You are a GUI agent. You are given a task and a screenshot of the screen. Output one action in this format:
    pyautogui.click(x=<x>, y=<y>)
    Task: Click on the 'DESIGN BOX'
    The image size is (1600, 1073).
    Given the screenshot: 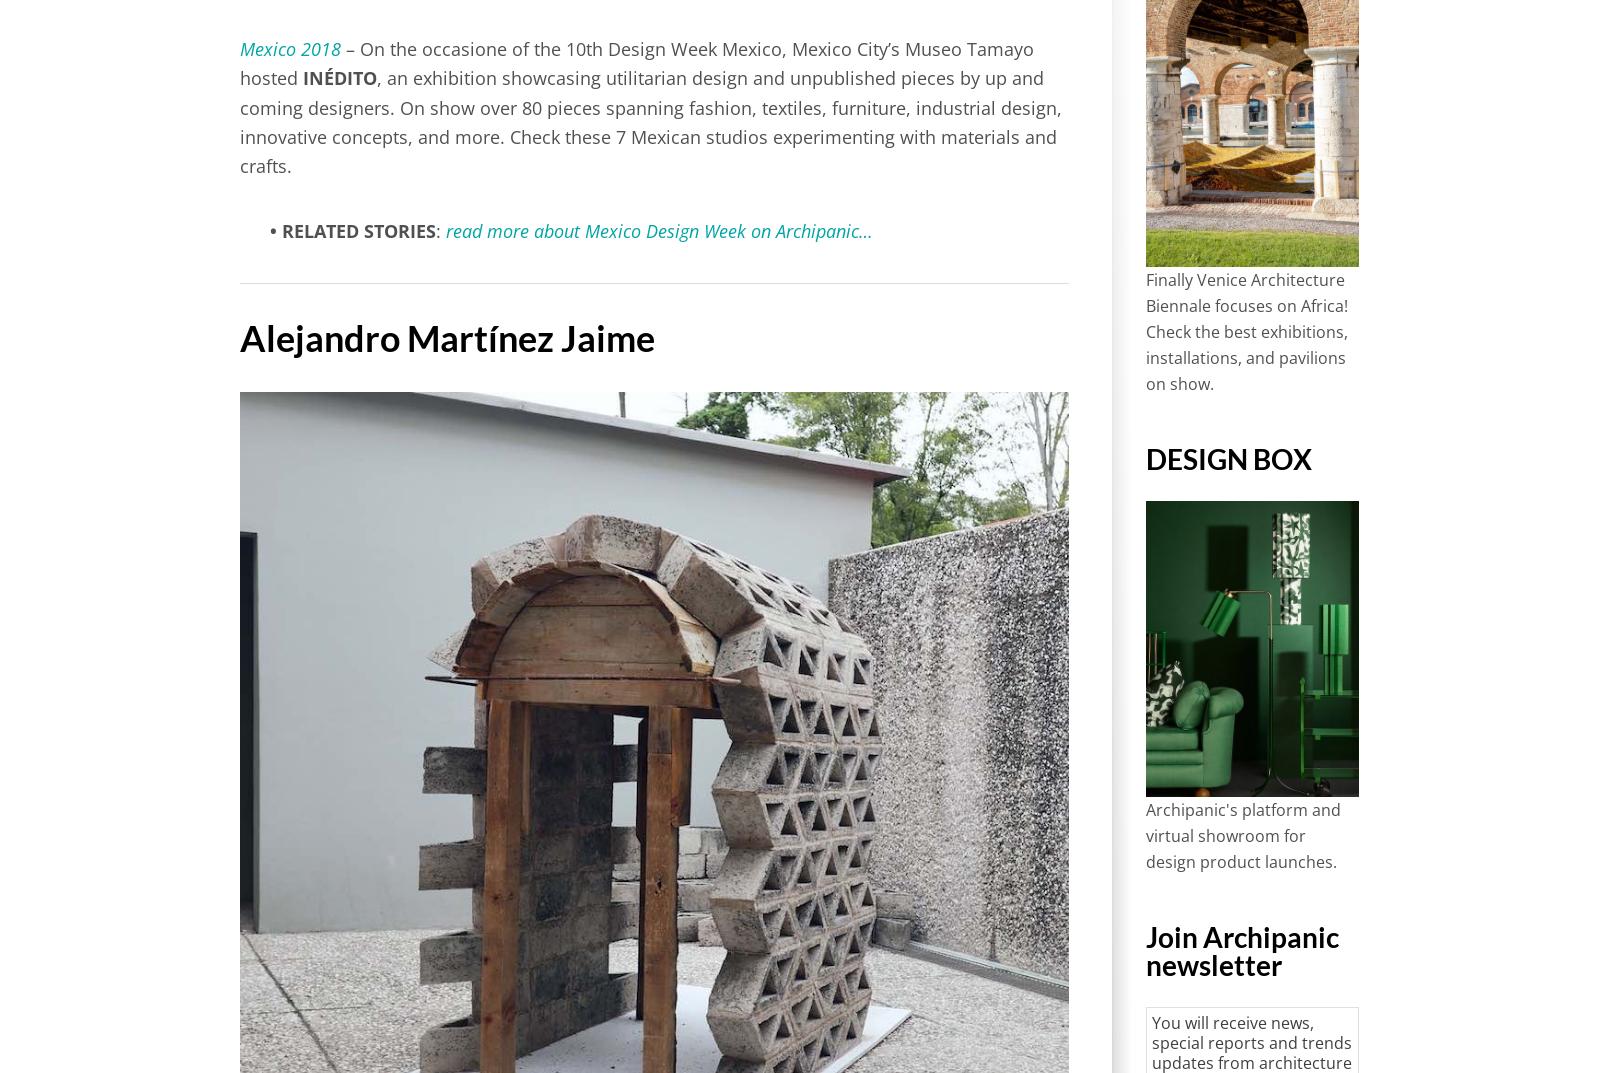 What is the action you would take?
    pyautogui.click(x=1227, y=457)
    